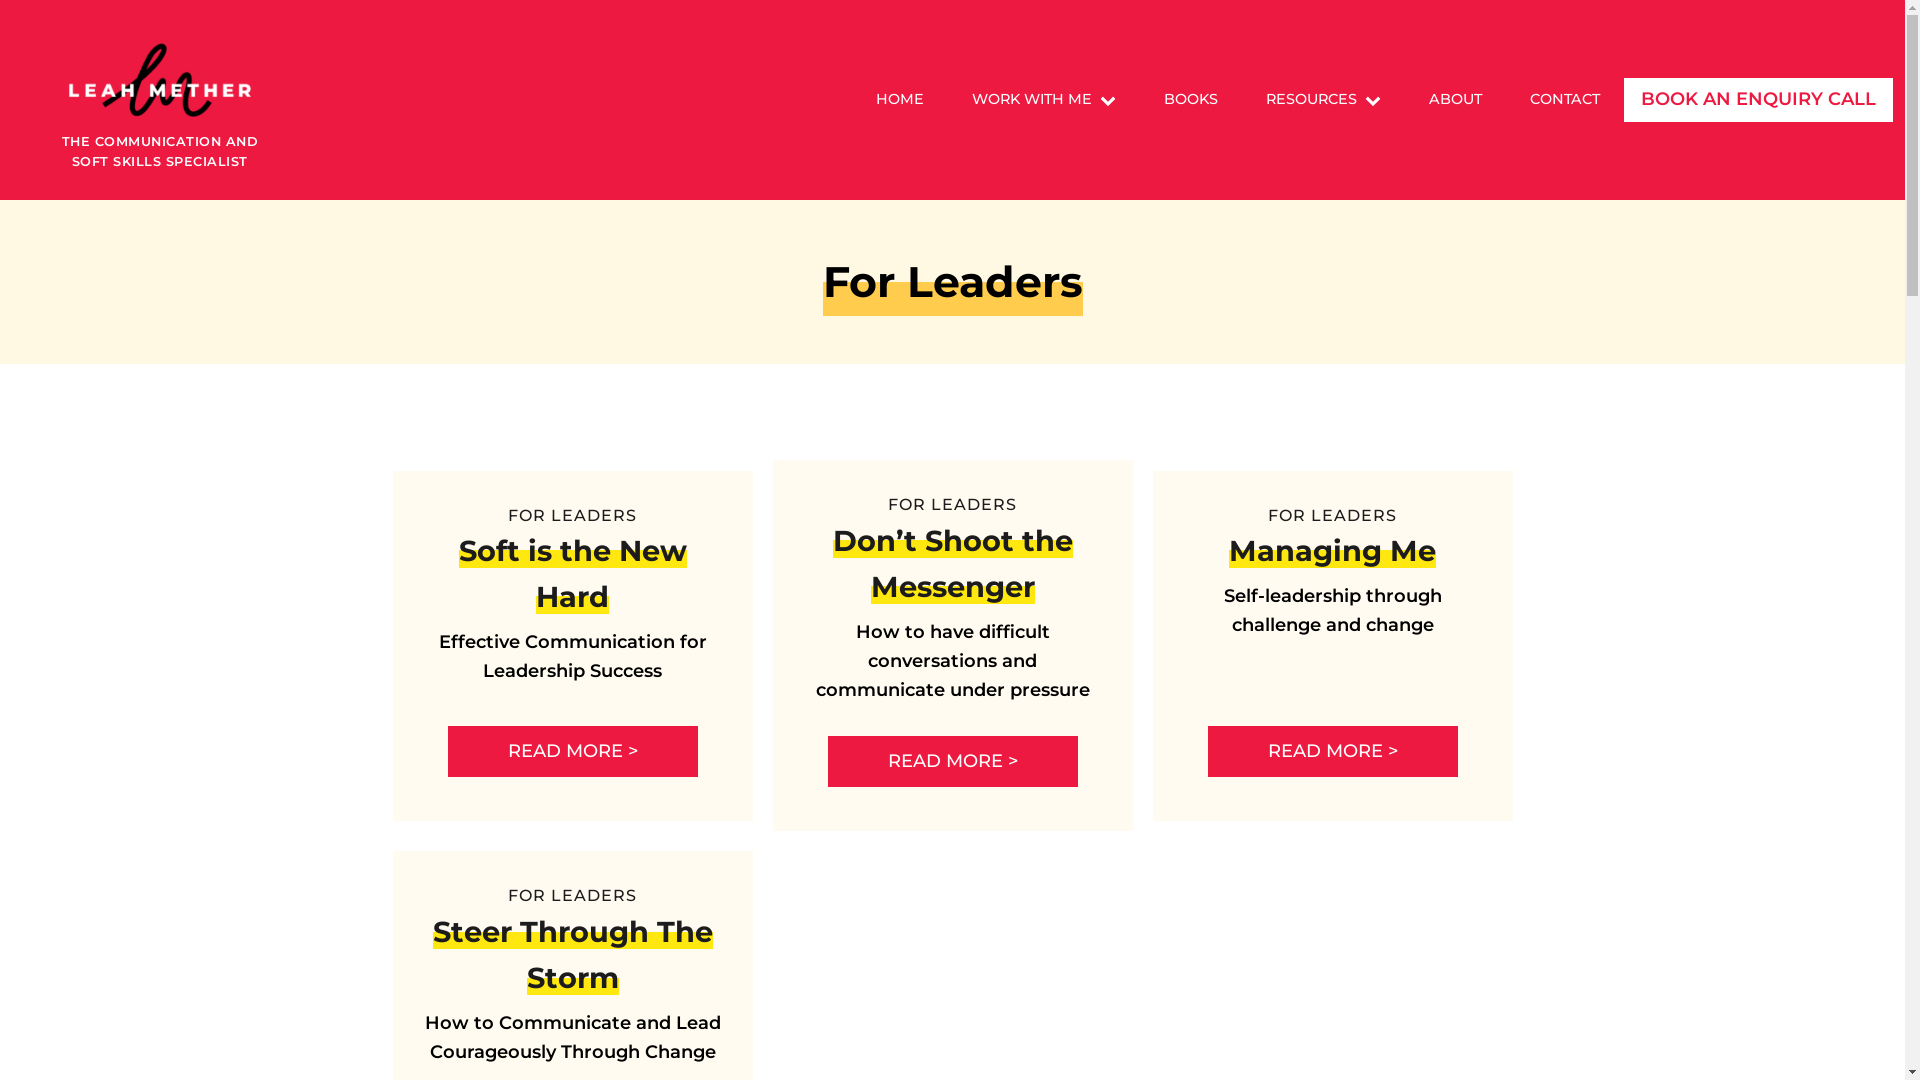 The height and width of the screenshot is (1080, 1920). What do you see at coordinates (1455, 99) in the screenshot?
I see `'ABOUT'` at bounding box center [1455, 99].